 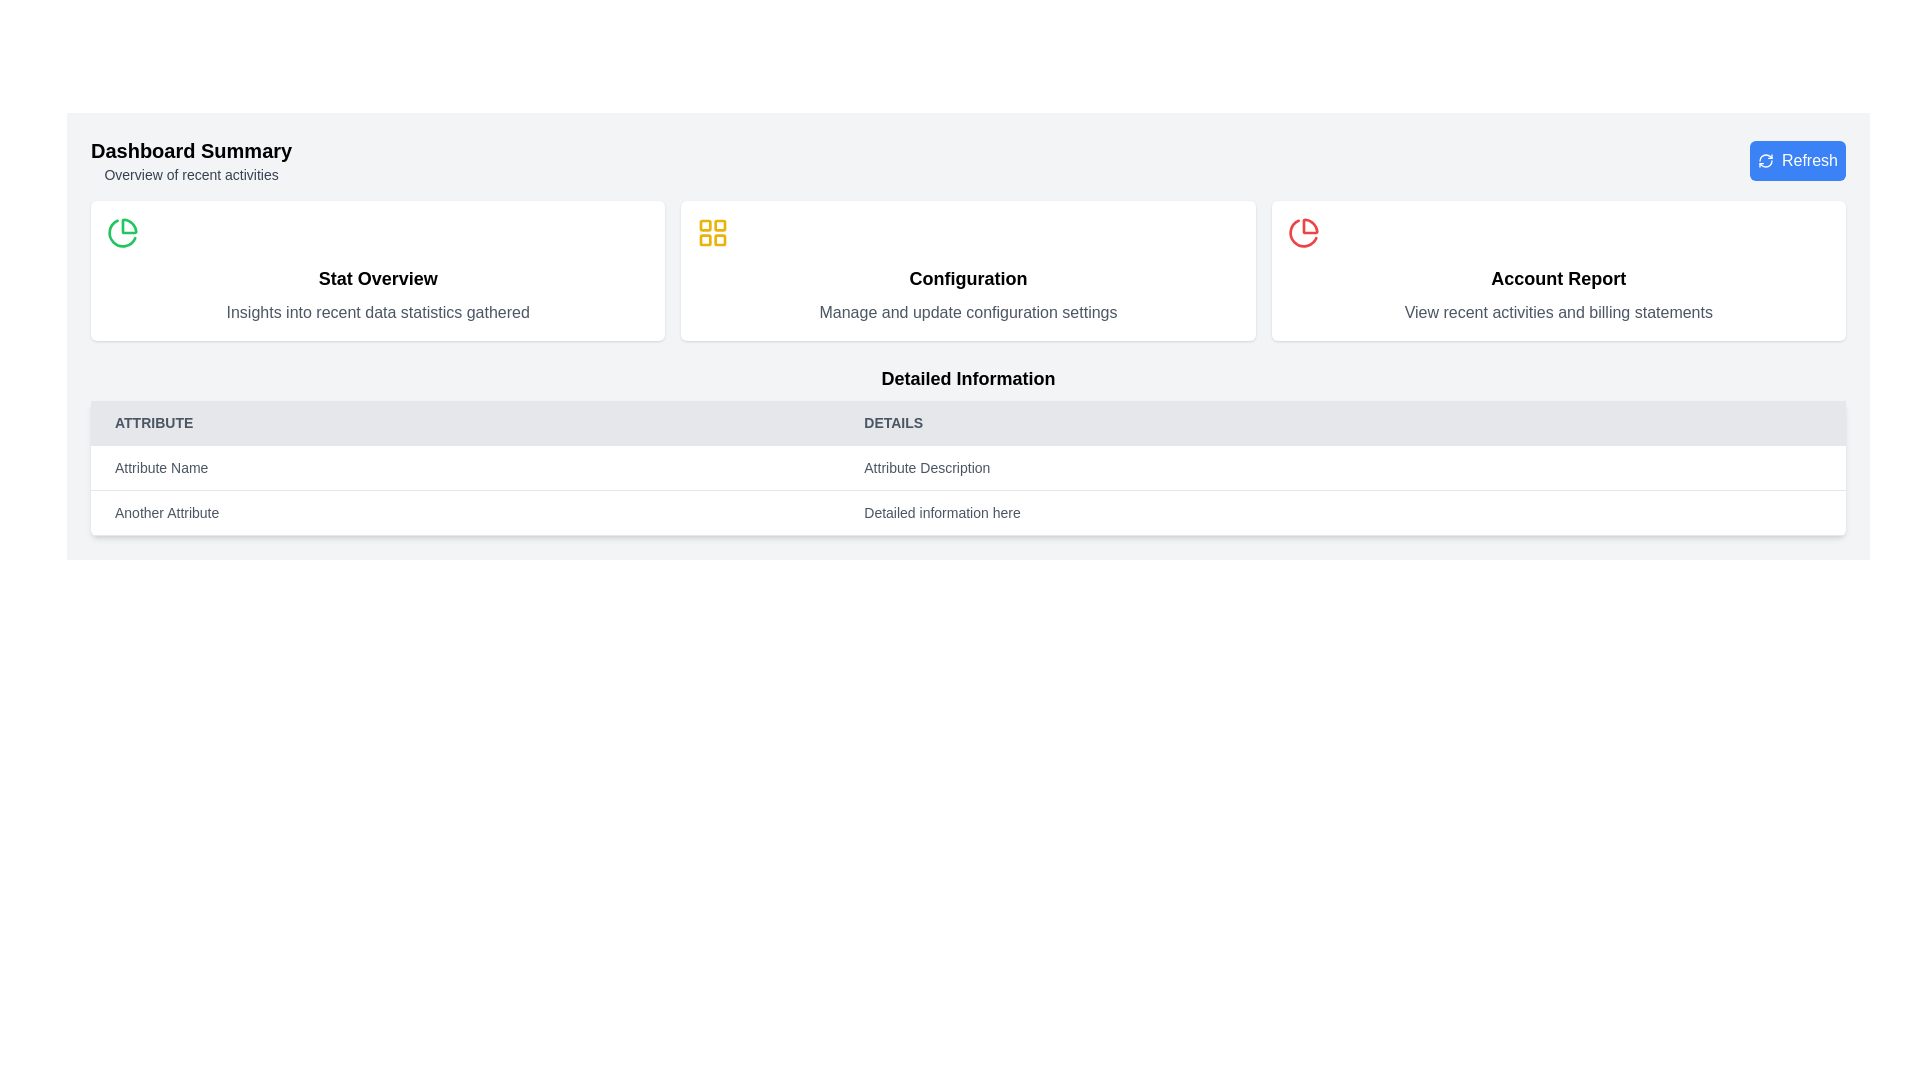 What do you see at coordinates (1766, 160) in the screenshot?
I see `the refresh icon element located within the blue button labeled 'Refresh' in the top-right corner of the interface` at bounding box center [1766, 160].